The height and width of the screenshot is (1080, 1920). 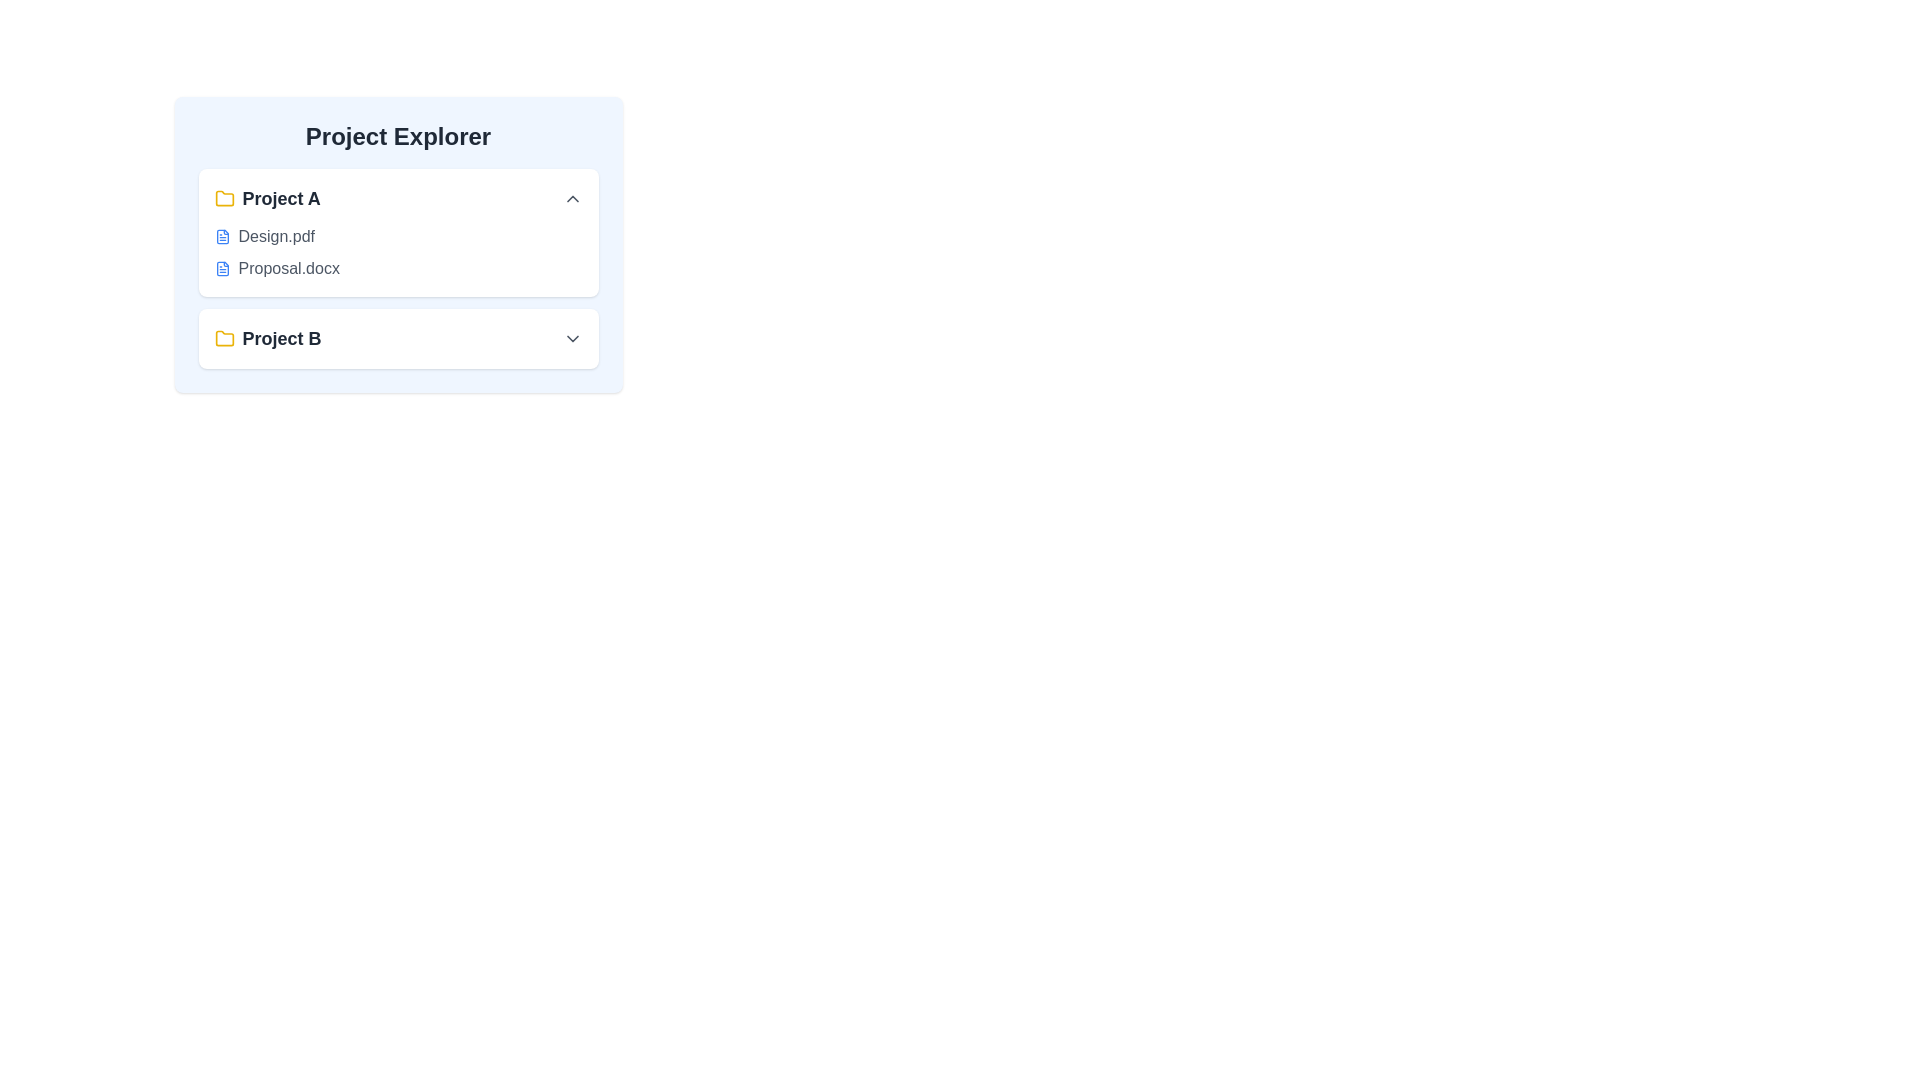 I want to click on toggle button of Project A to expand or collapse it, so click(x=571, y=199).